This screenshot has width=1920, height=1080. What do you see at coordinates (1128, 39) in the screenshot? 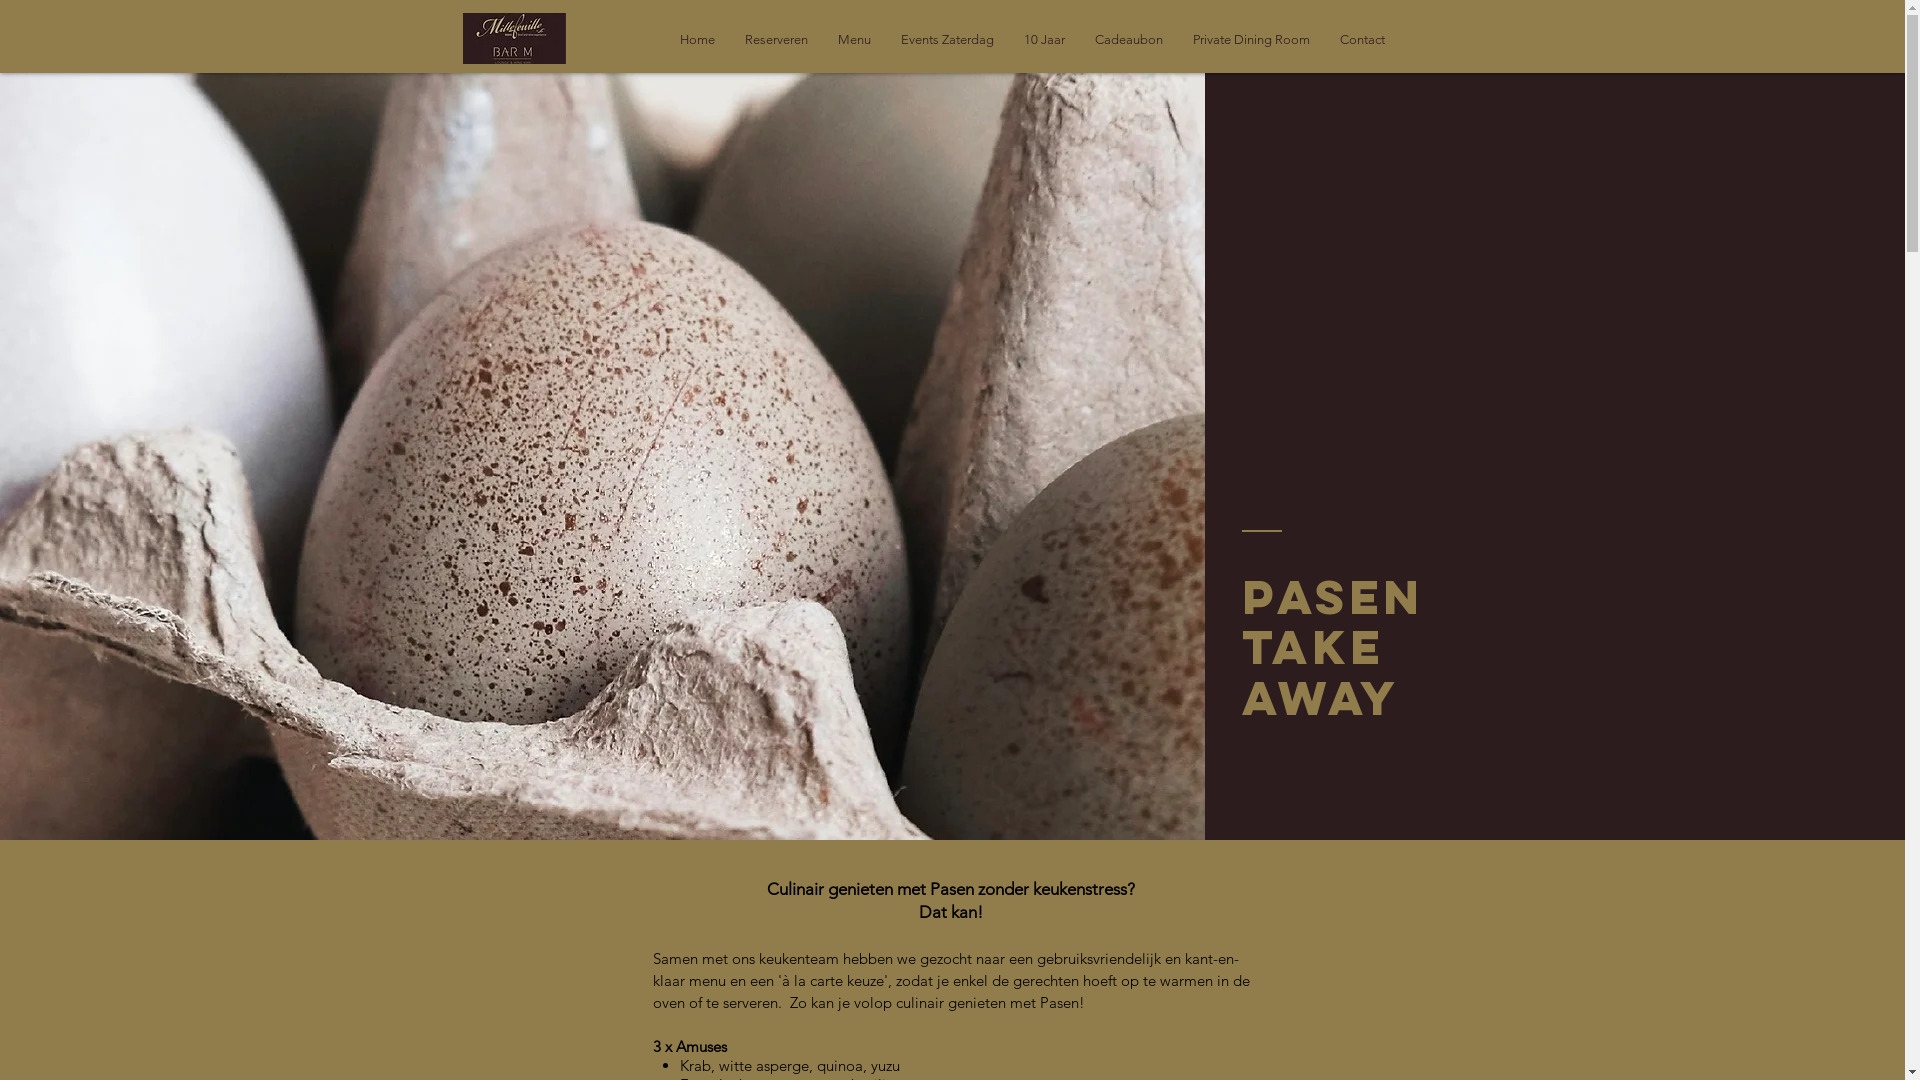
I see `'Cadeaubon'` at bounding box center [1128, 39].